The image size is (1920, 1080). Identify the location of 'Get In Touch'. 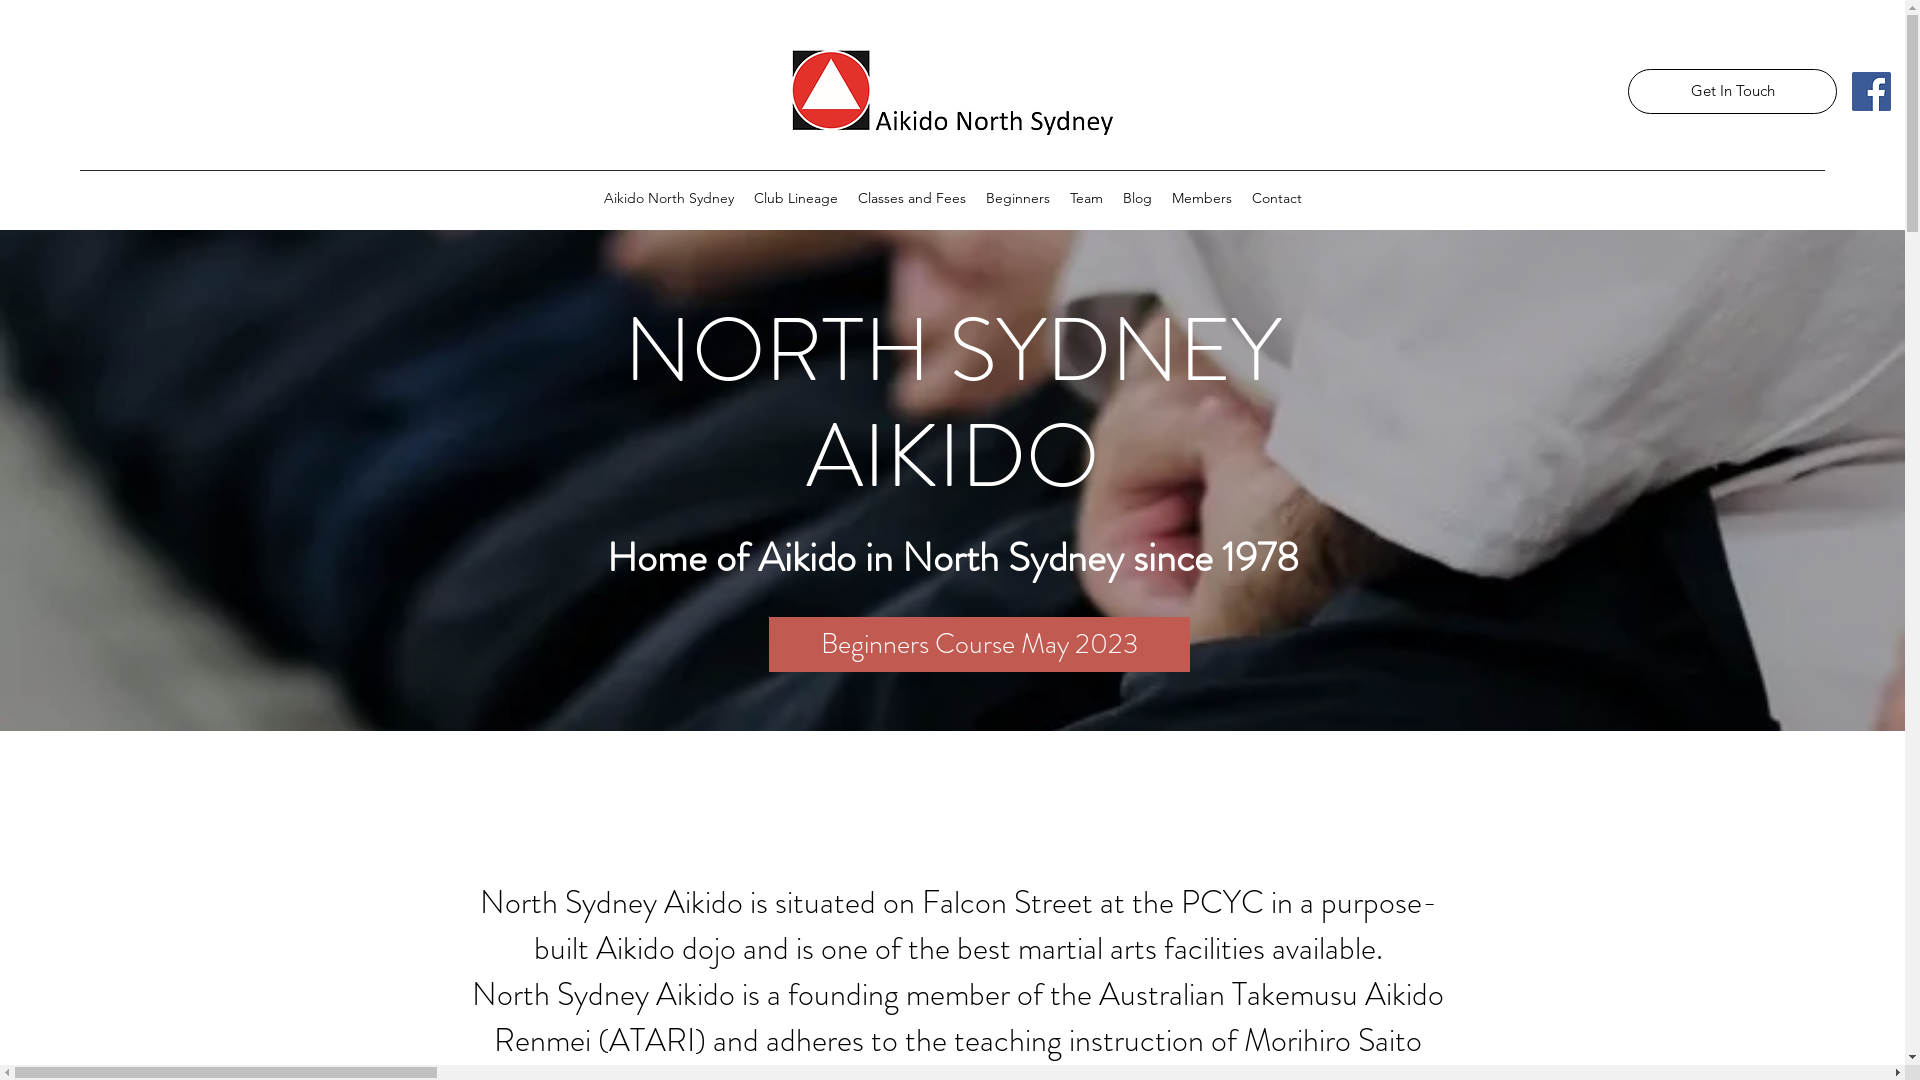
(1627, 91).